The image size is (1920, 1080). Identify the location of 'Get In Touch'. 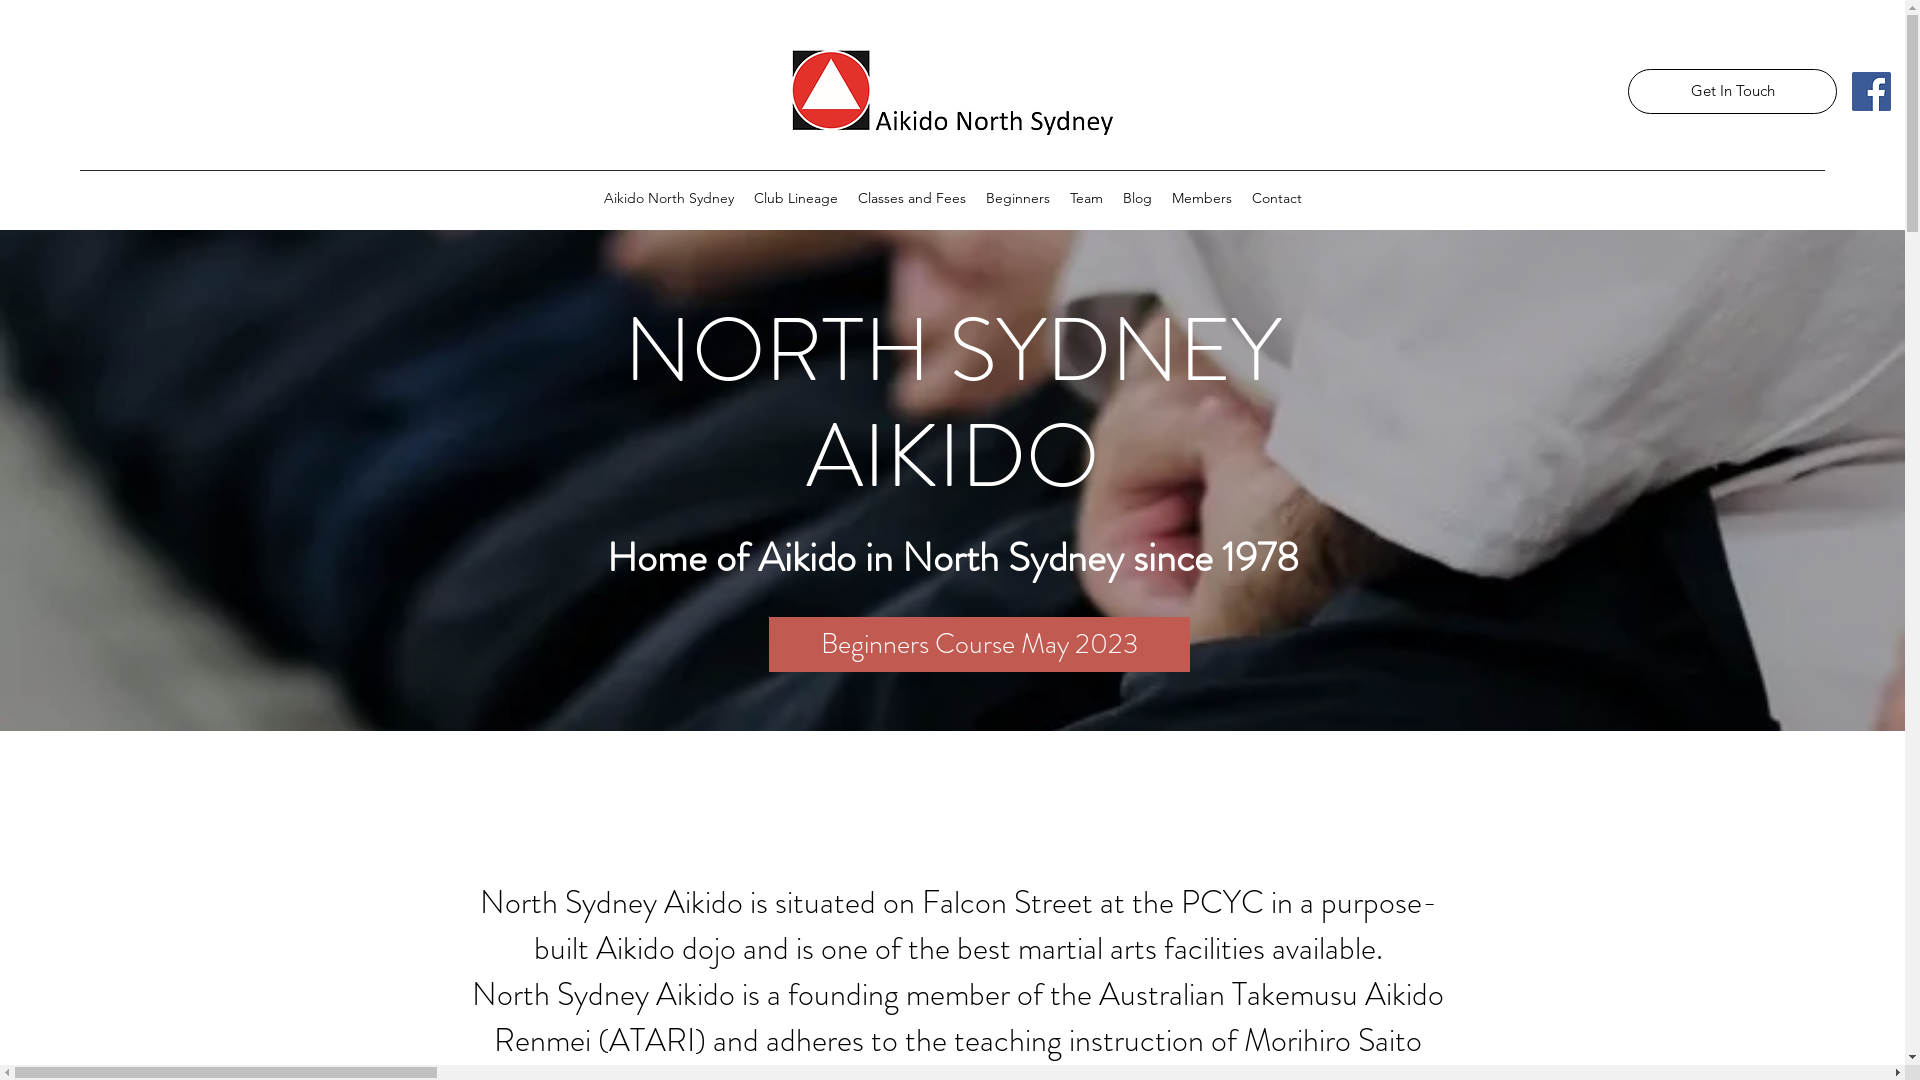
(1627, 91).